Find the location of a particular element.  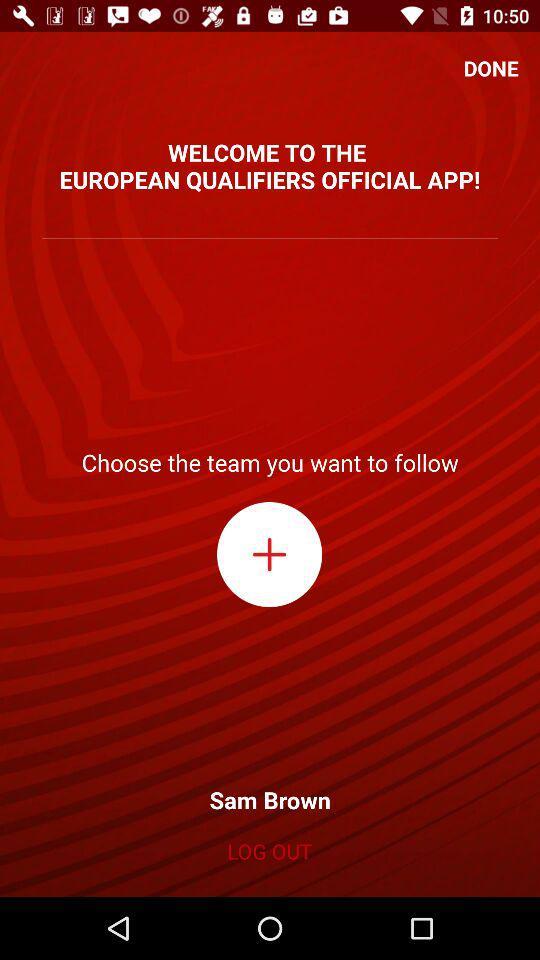

icon below sam brown is located at coordinates (269, 850).